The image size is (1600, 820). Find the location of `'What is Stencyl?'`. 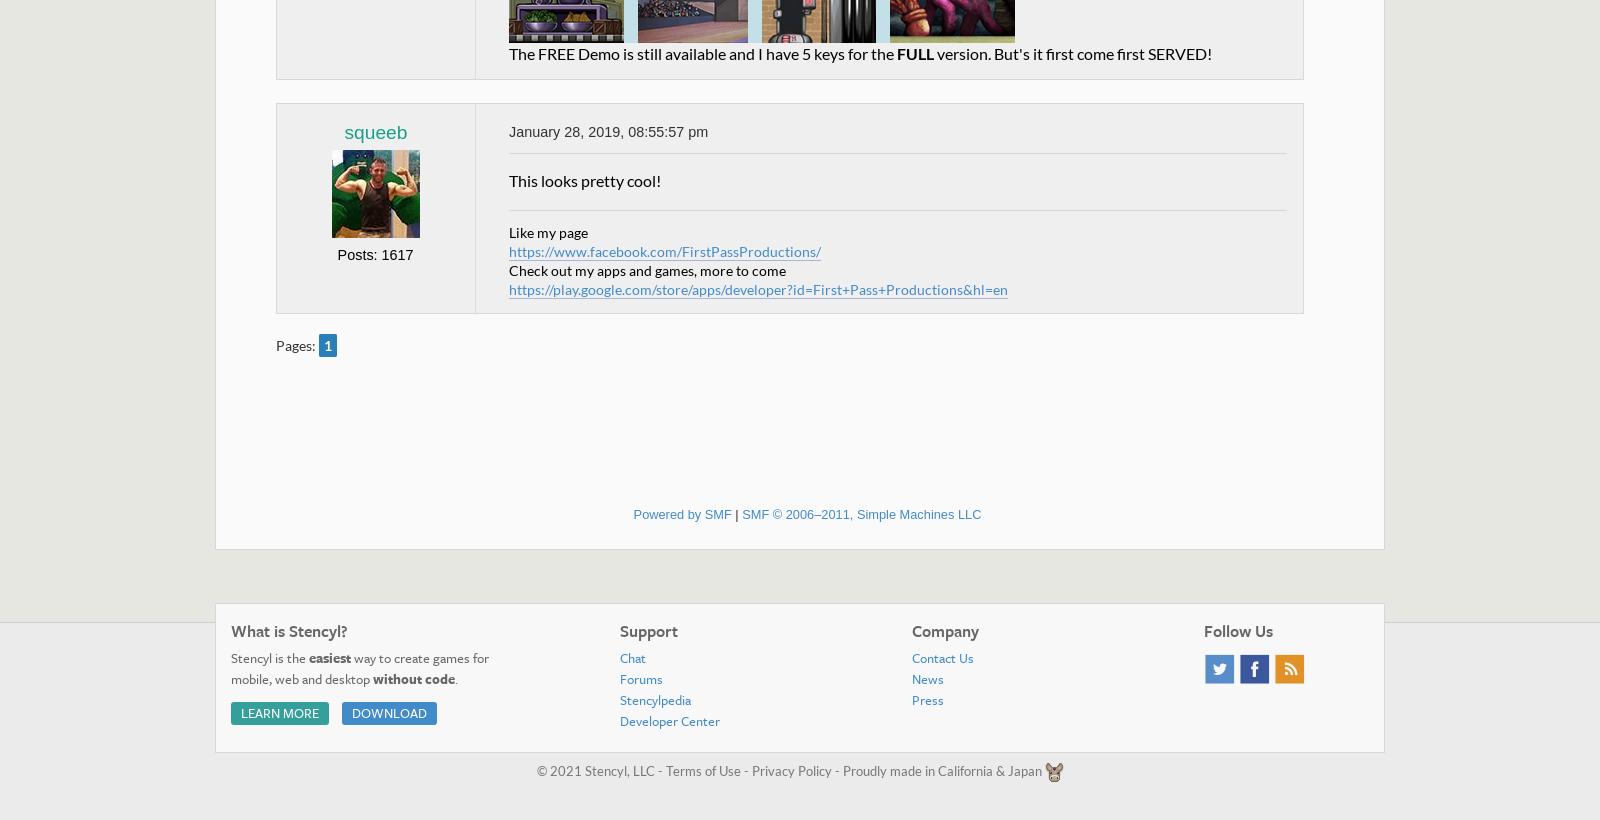

'What is Stencyl?' is located at coordinates (289, 629).